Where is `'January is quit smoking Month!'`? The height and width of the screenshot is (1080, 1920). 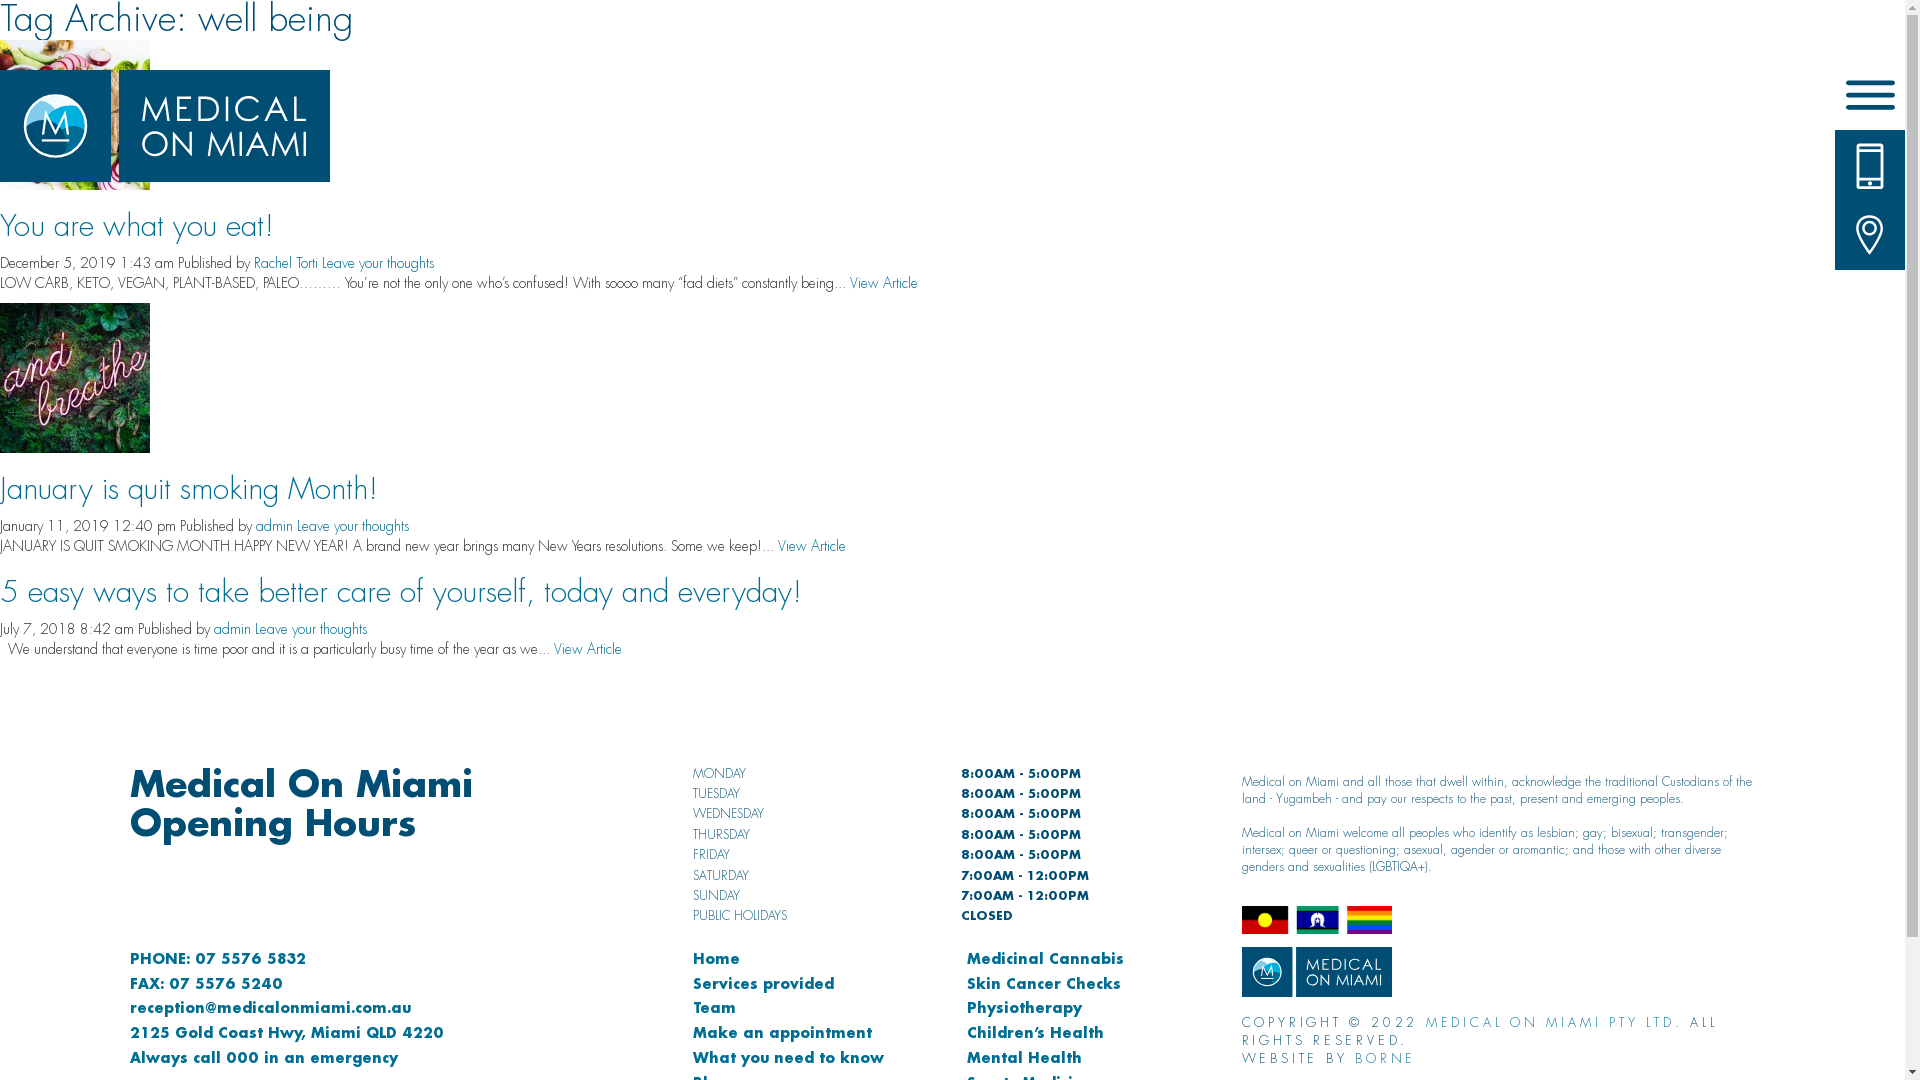
'January is quit smoking Month!' is located at coordinates (188, 489).